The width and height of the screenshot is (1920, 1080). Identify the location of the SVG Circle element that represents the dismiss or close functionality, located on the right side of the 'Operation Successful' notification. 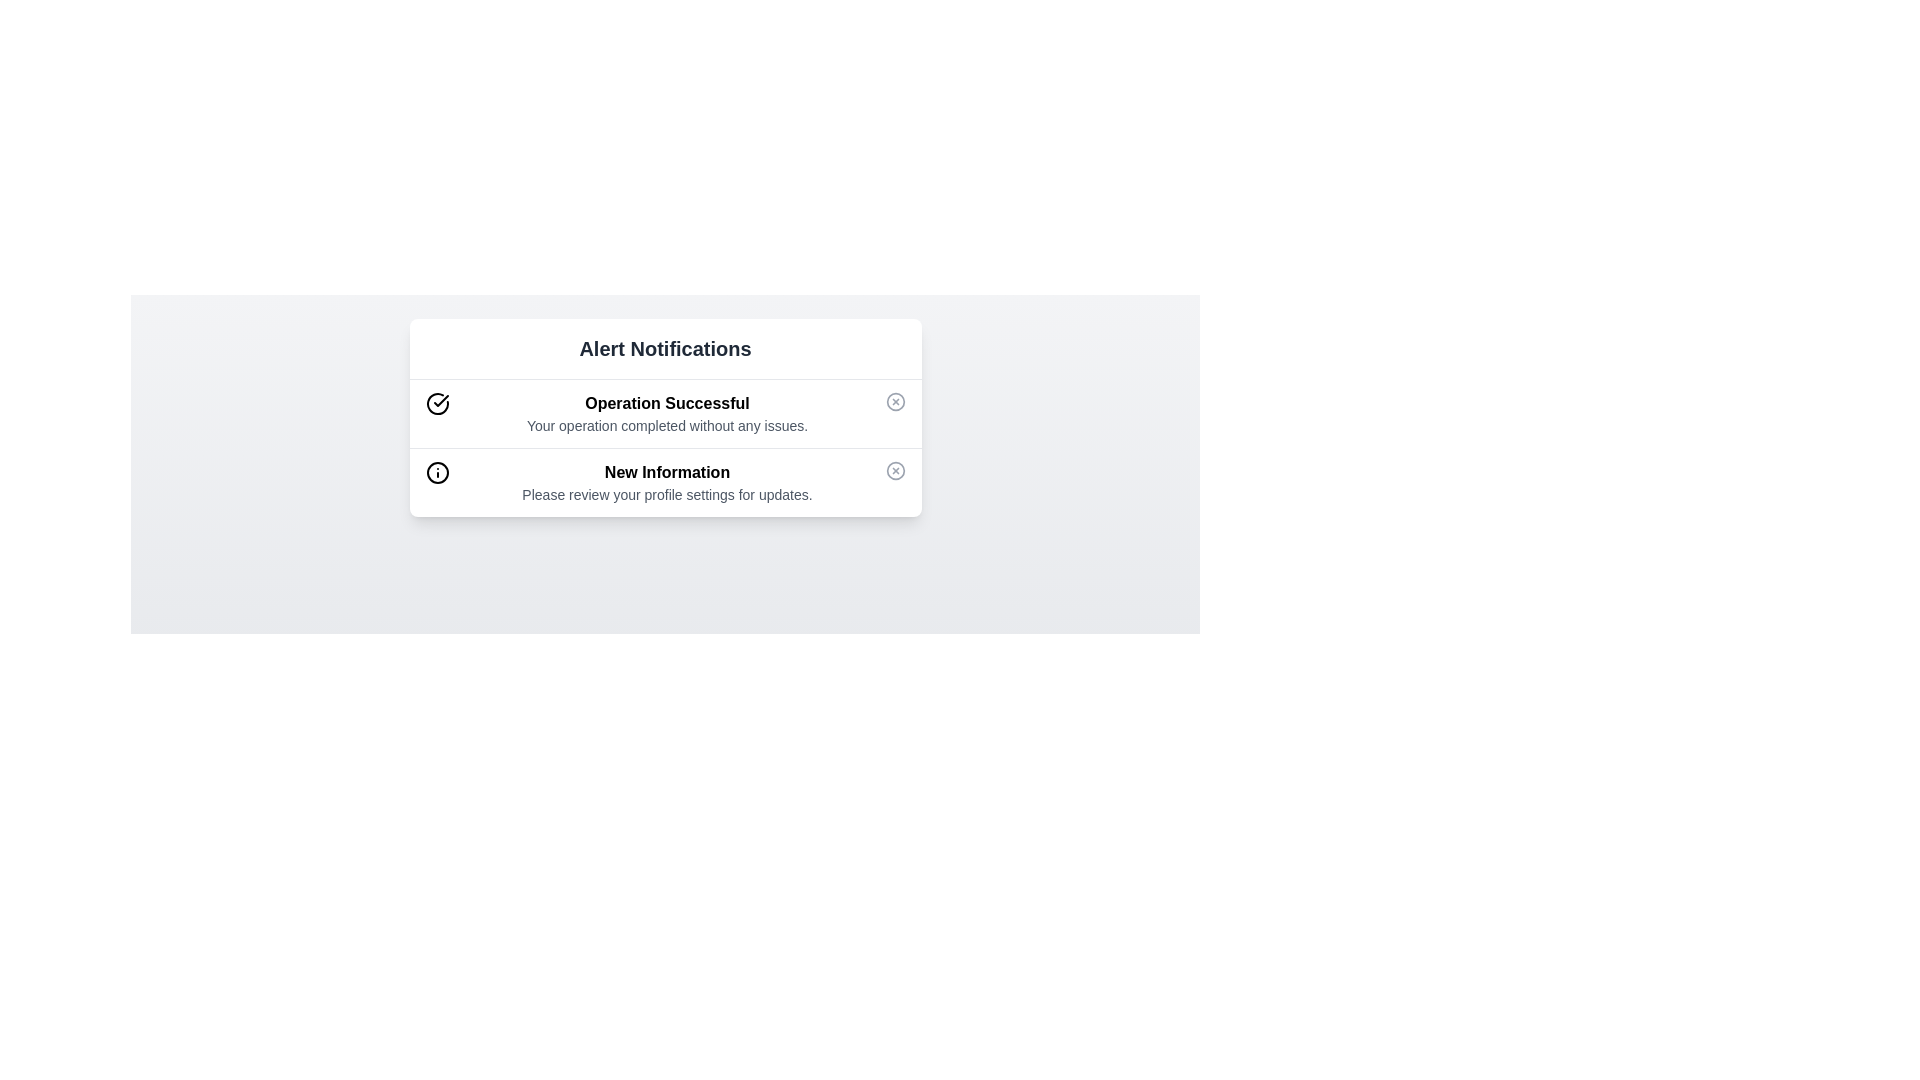
(894, 401).